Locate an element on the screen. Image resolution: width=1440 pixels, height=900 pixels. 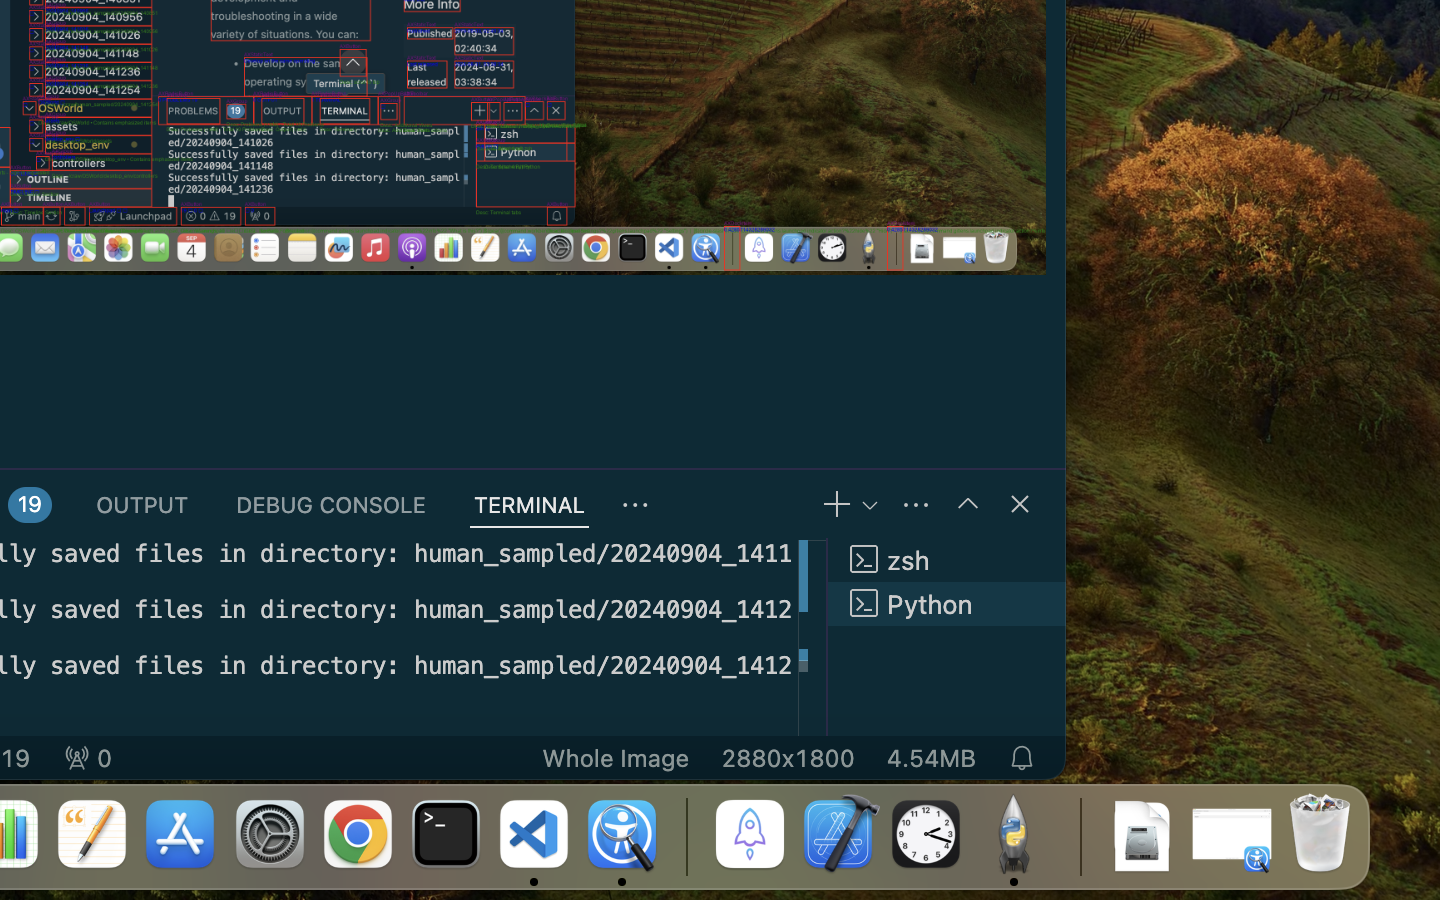
'0 DEBUG CONSOLE' is located at coordinates (331, 503).